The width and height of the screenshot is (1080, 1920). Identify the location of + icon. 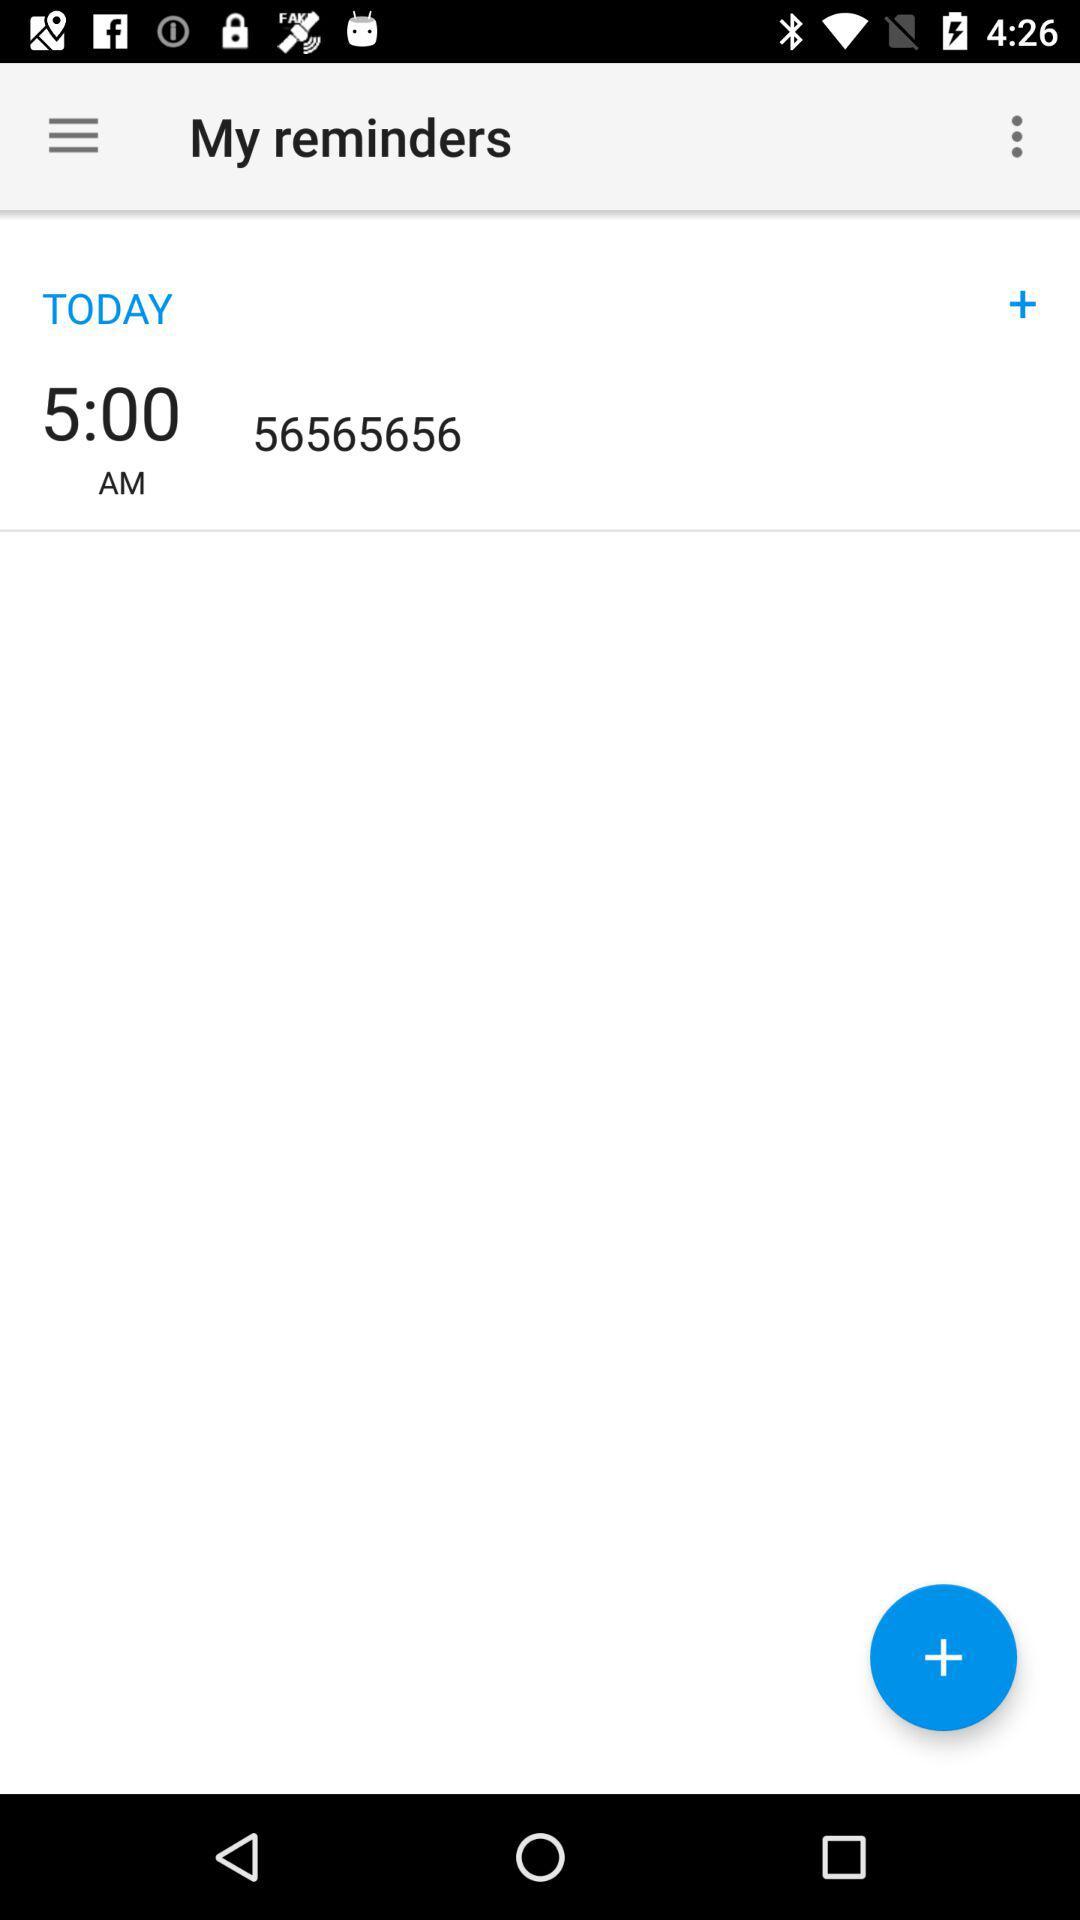
(1022, 282).